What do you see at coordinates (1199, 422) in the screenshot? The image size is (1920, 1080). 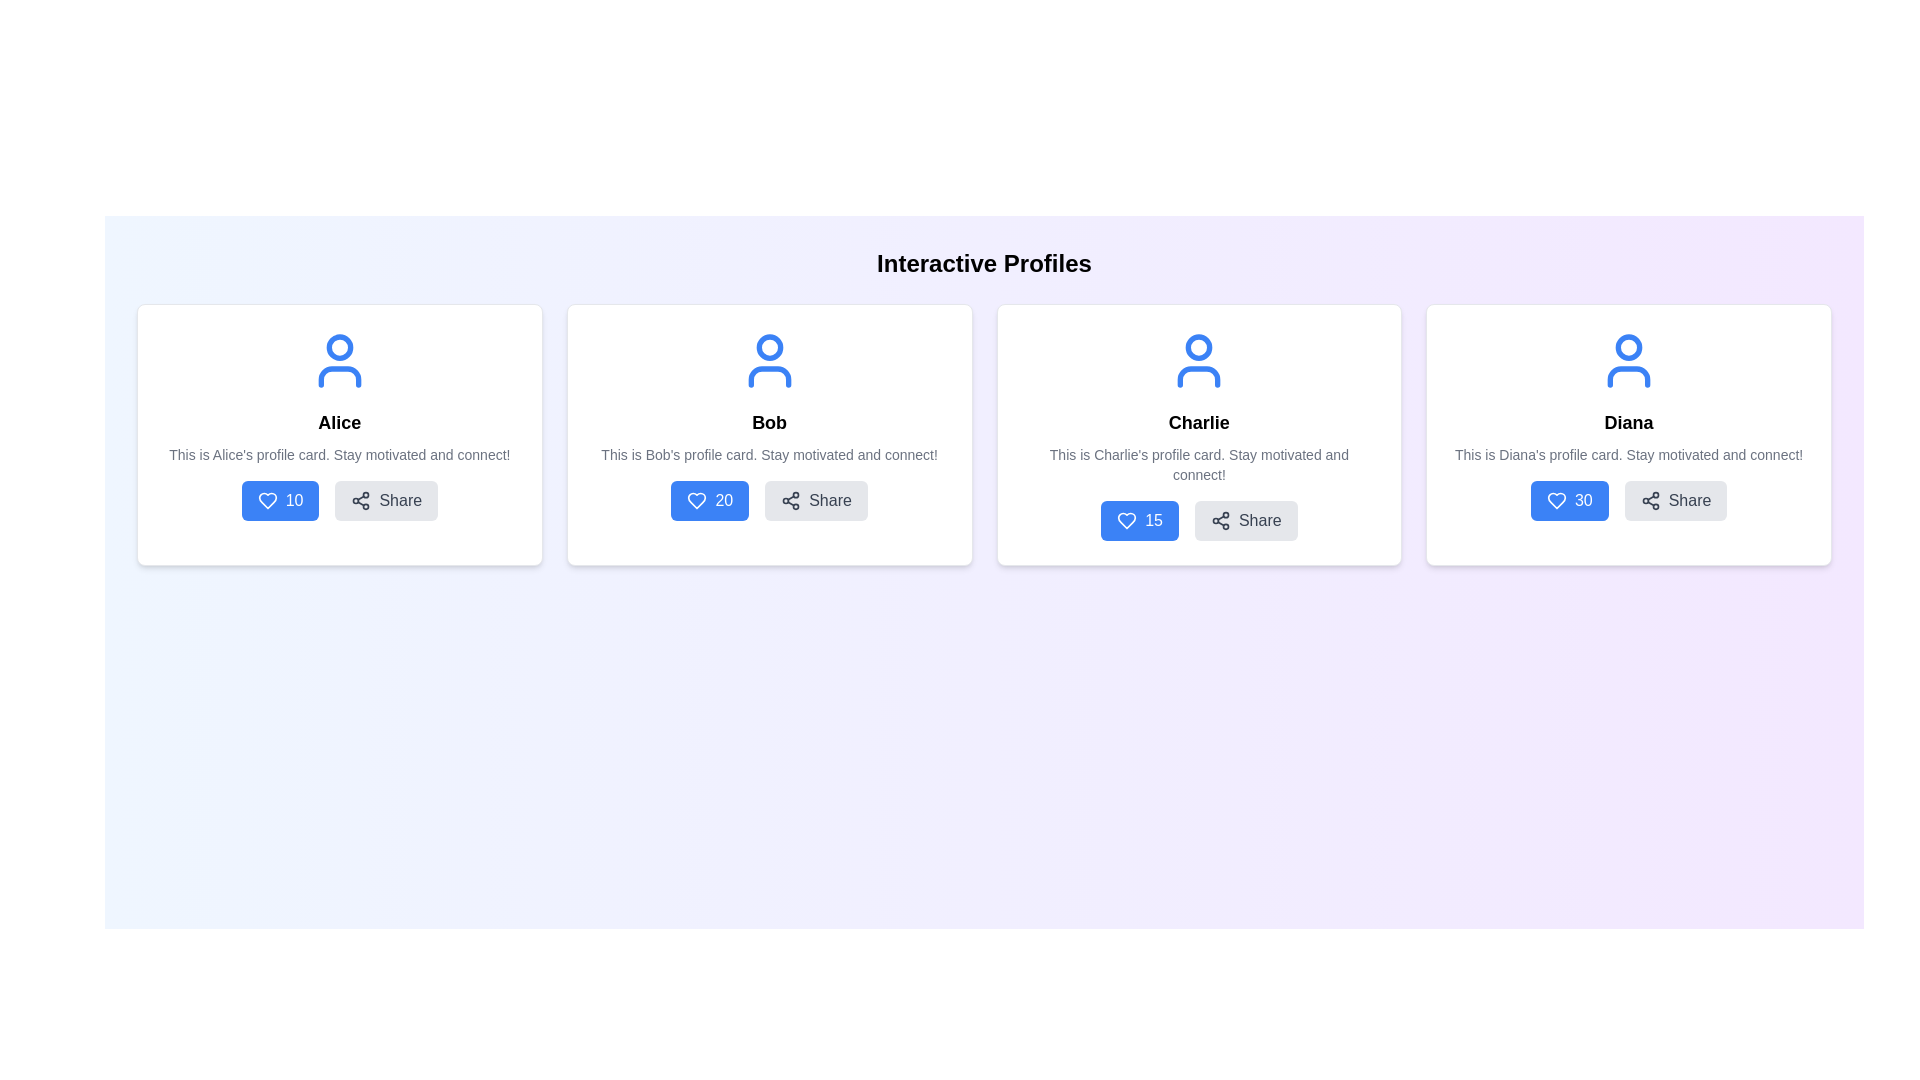 I see `assistive technologies` at bounding box center [1199, 422].